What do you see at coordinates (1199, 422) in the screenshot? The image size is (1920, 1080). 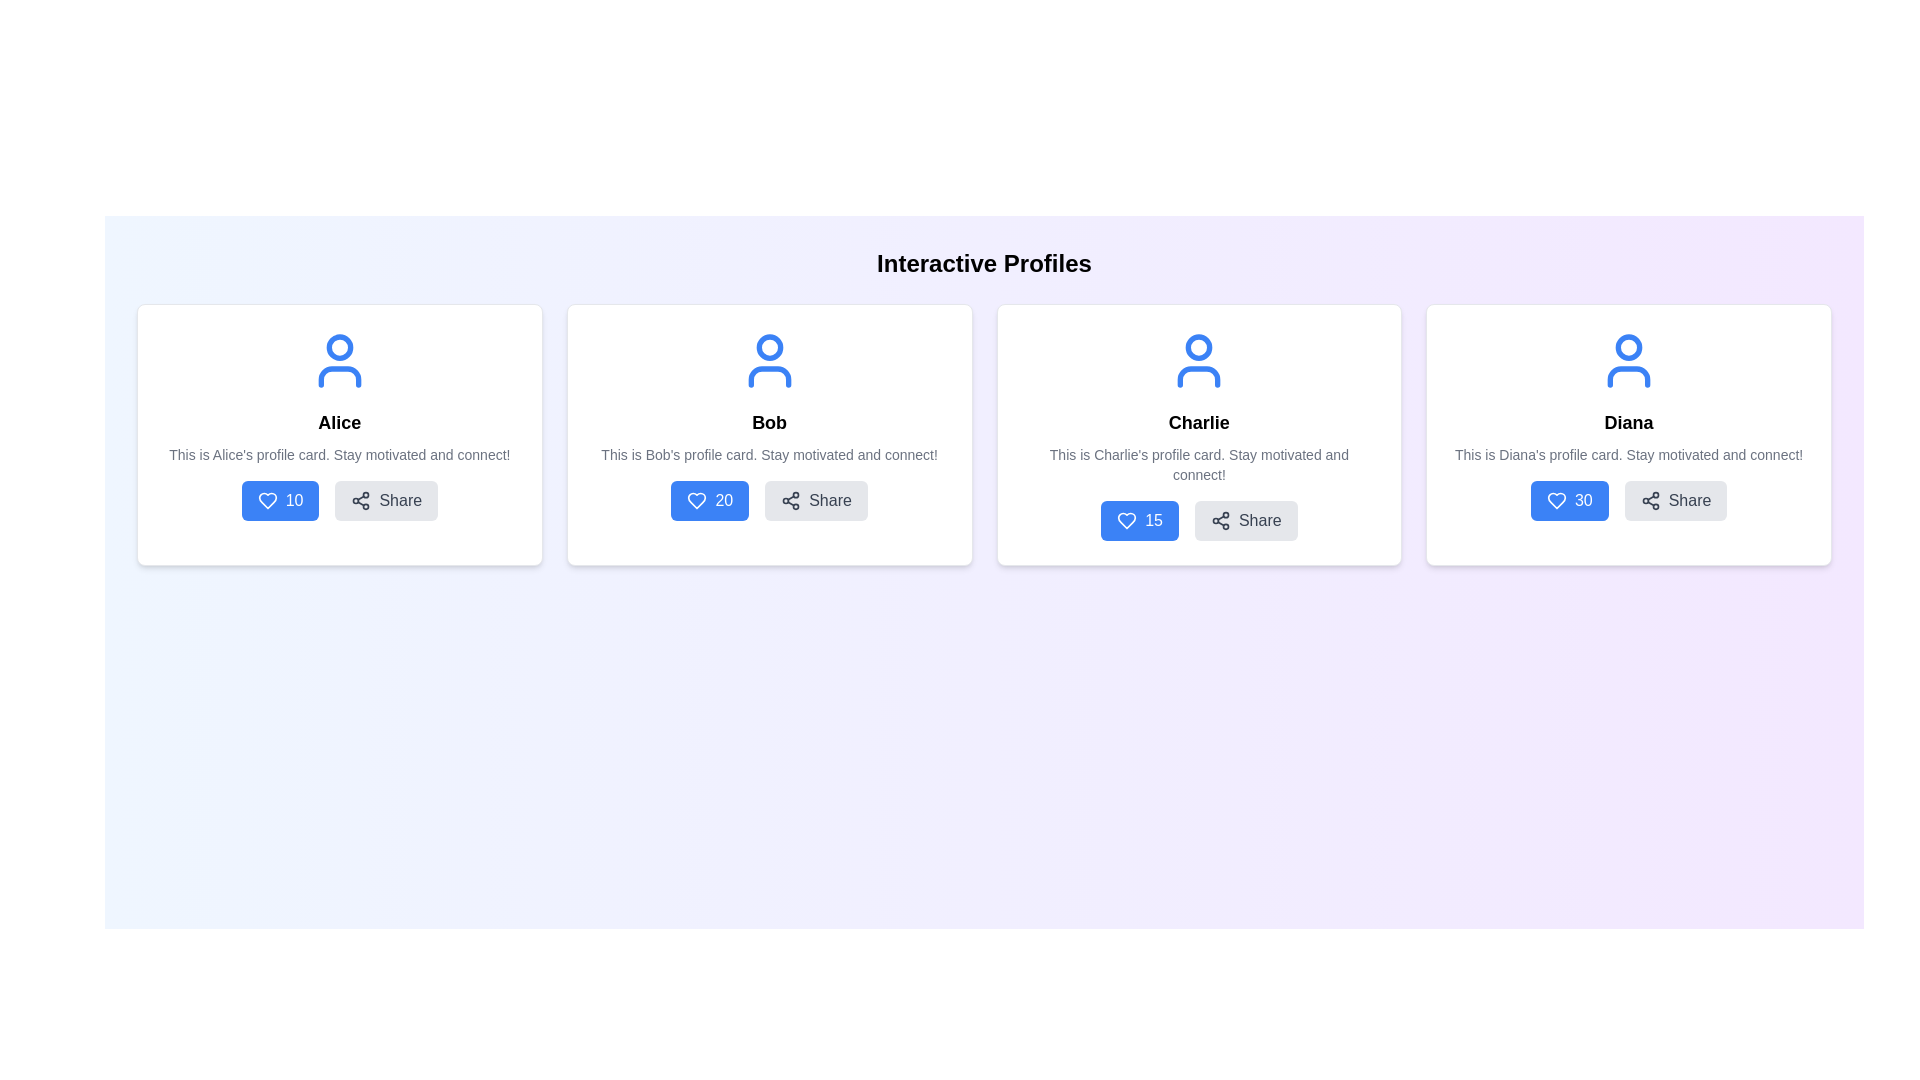 I see `assistive technologies` at bounding box center [1199, 422].